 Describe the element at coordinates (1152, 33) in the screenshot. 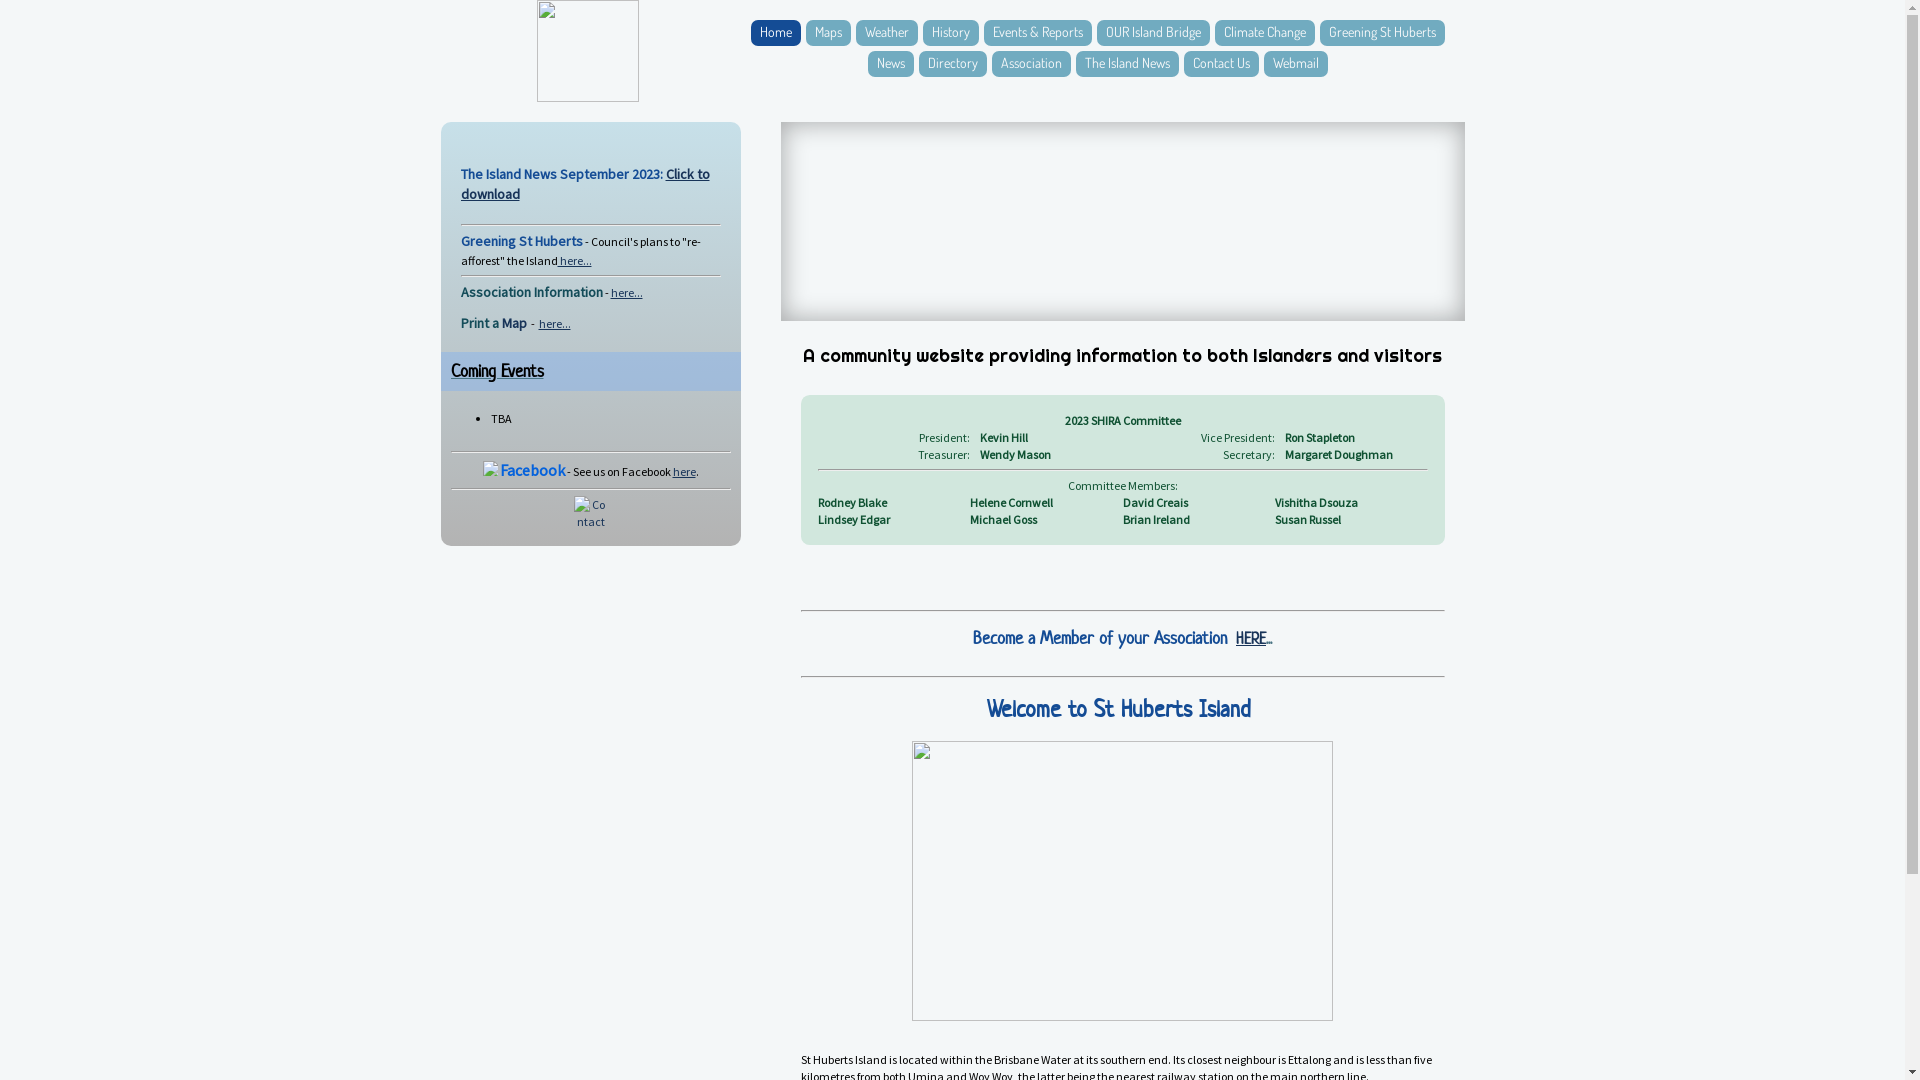

I see `'OUR Island Bridge'` at that location.